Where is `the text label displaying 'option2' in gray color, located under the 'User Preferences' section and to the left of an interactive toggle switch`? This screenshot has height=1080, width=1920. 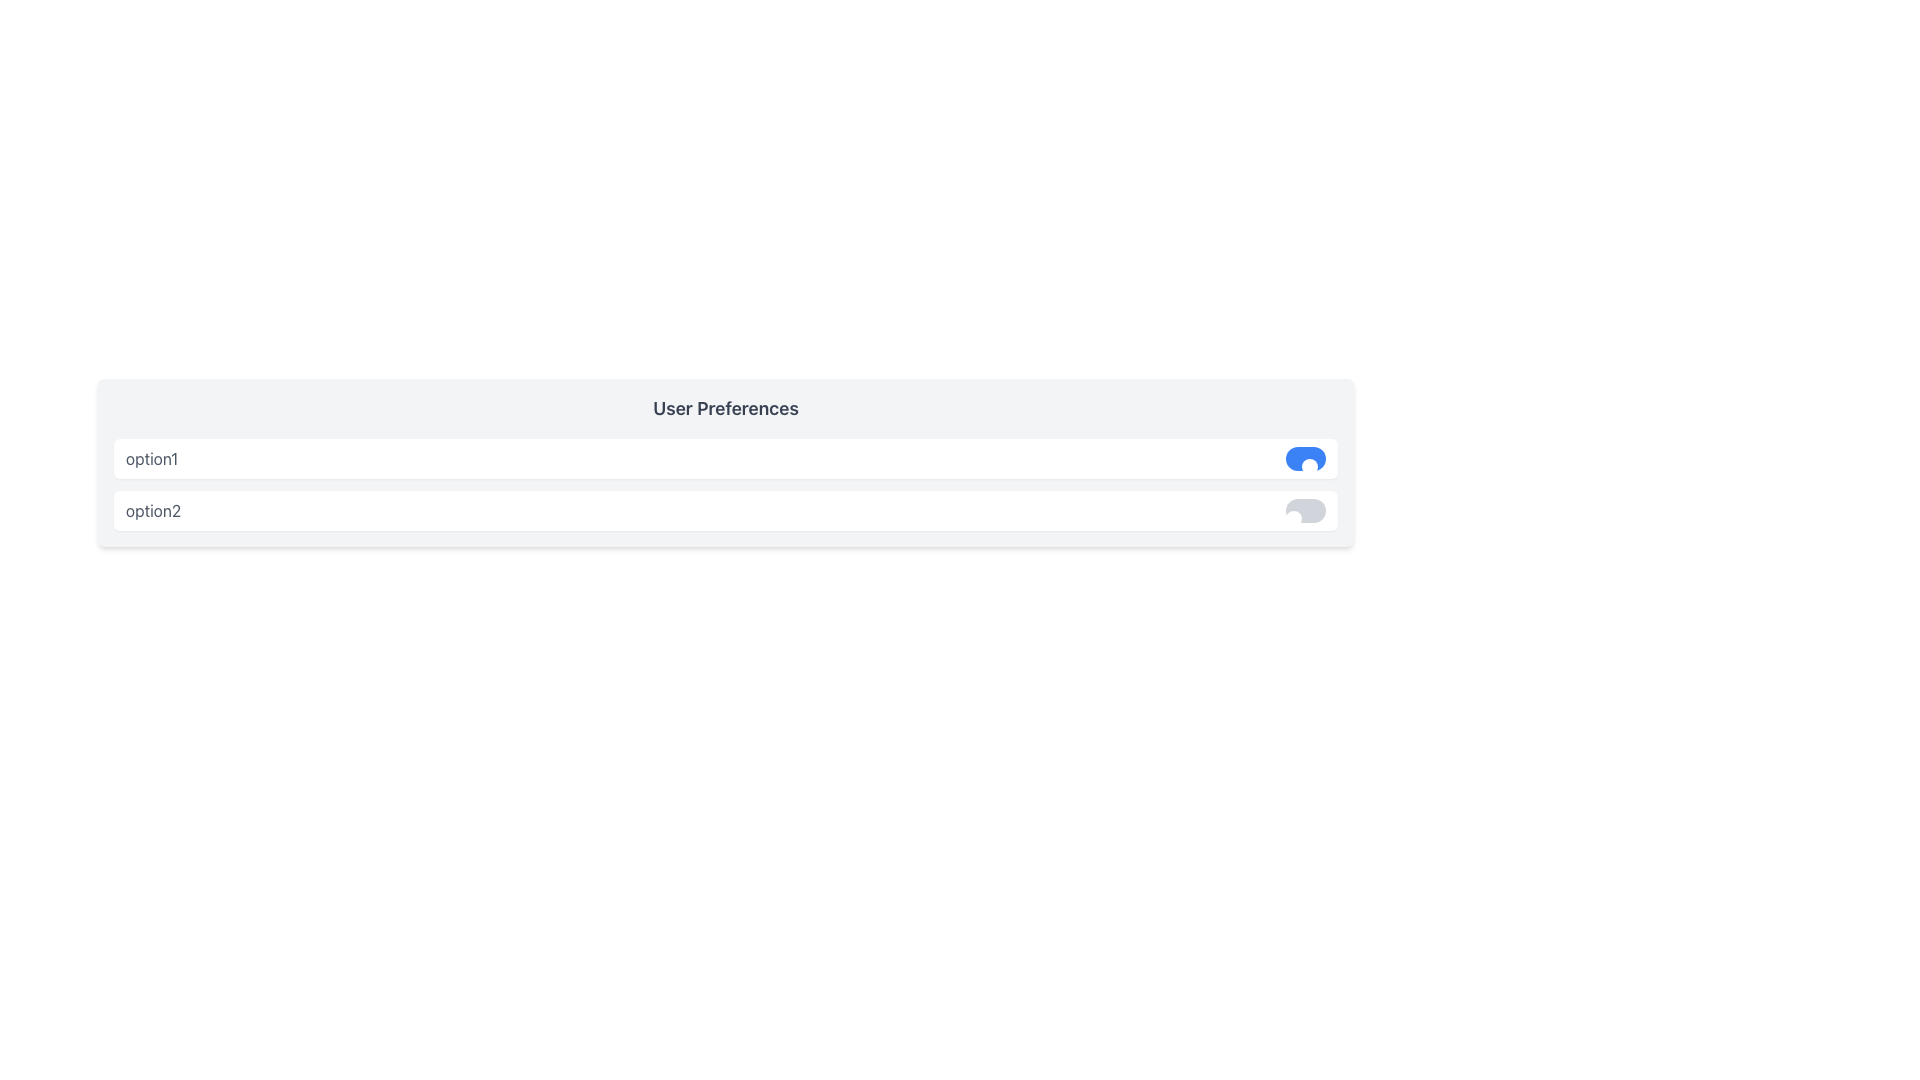
the text label displaying 'option2' in gray color, located under the 'User Preferences' section and to the left of an interactive toggle switch is located at coordinates (152, 509).